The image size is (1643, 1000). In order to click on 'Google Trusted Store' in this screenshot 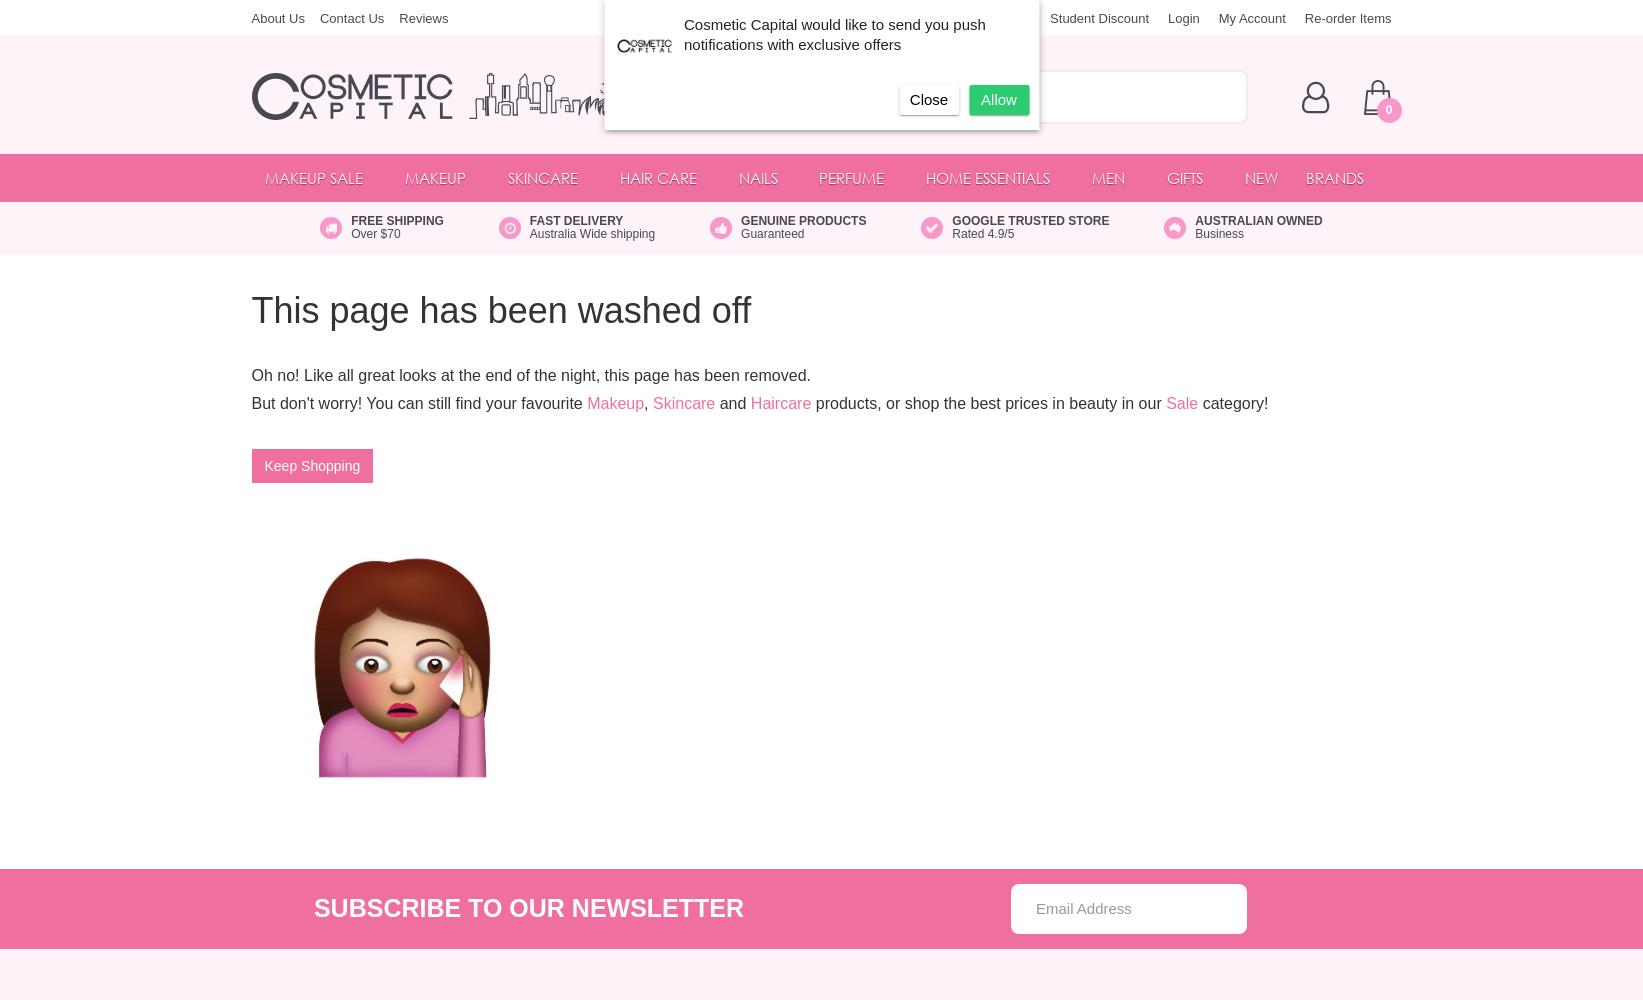, I will do `click(1029, 220)`.